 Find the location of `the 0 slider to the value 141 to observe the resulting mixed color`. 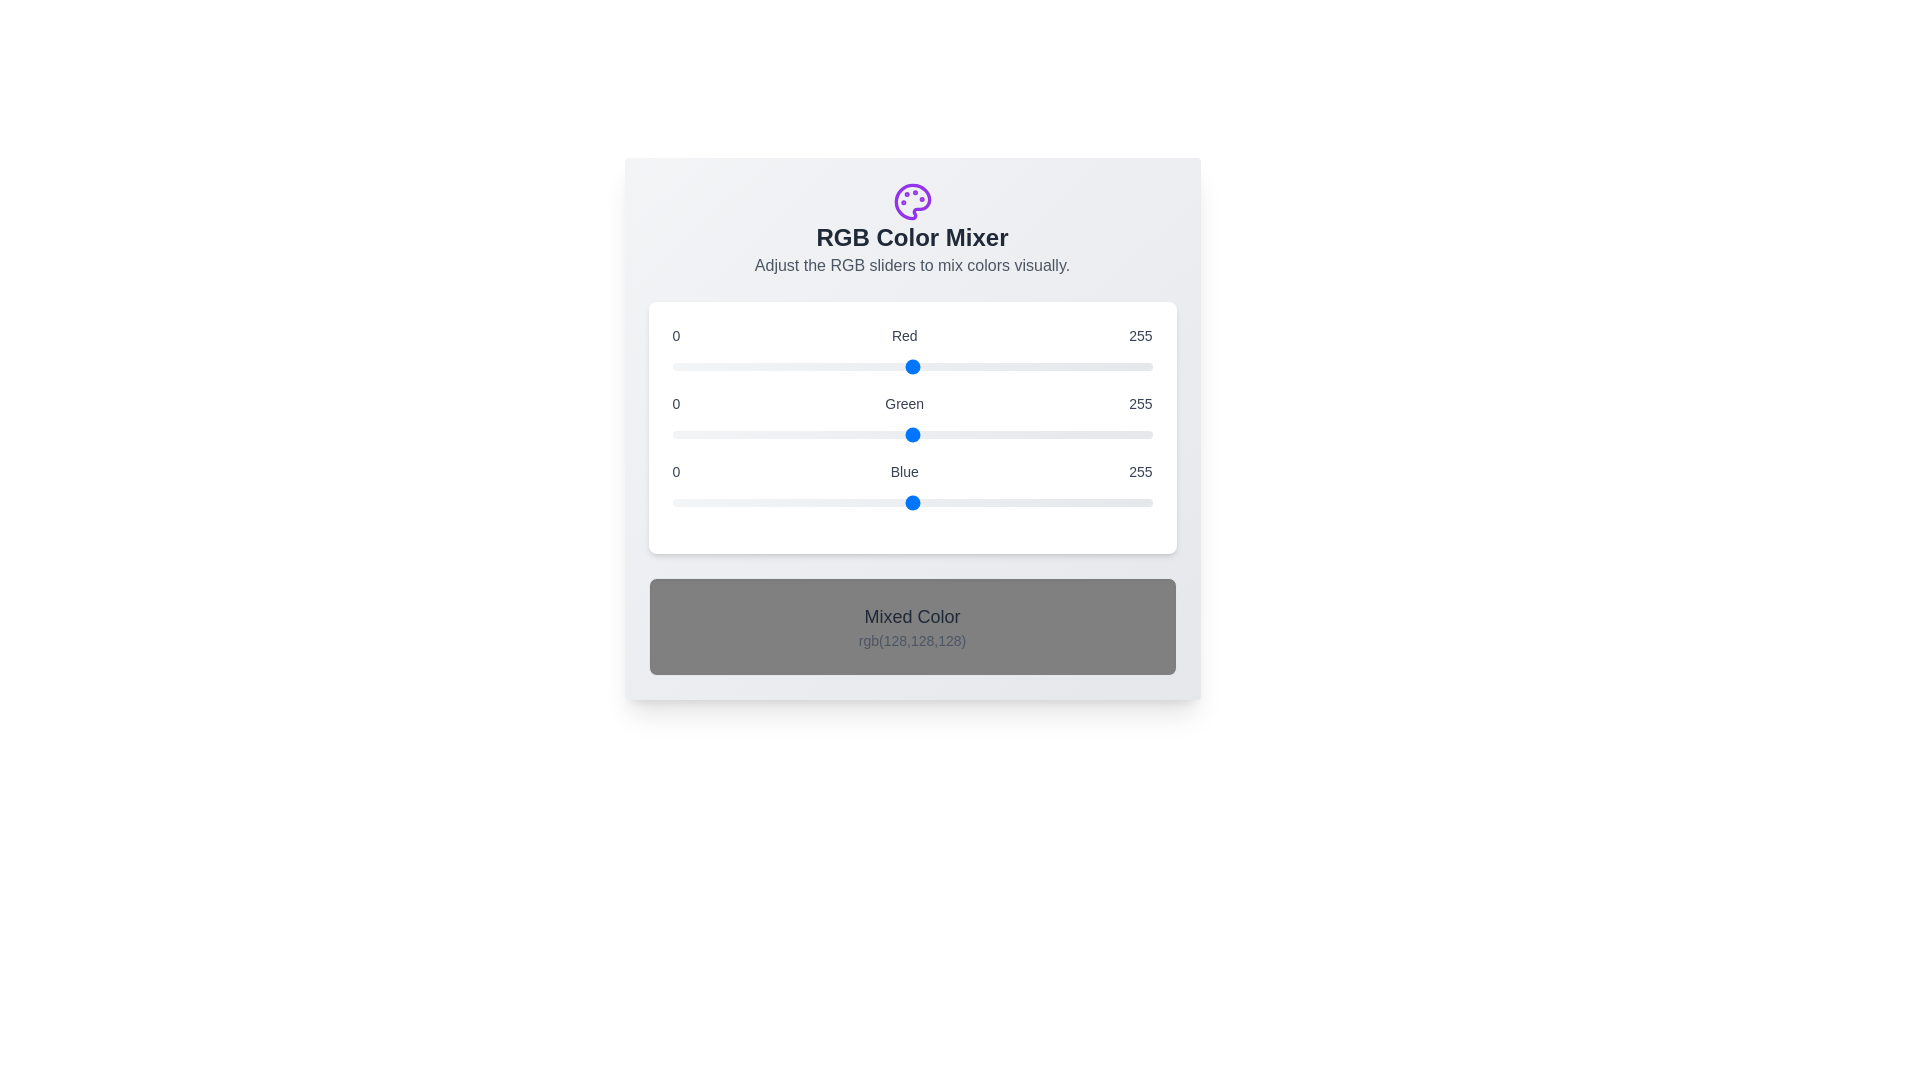

the 0 slider to the value 141 to observe the resulting mixed color is located at coordinates (911, 366).